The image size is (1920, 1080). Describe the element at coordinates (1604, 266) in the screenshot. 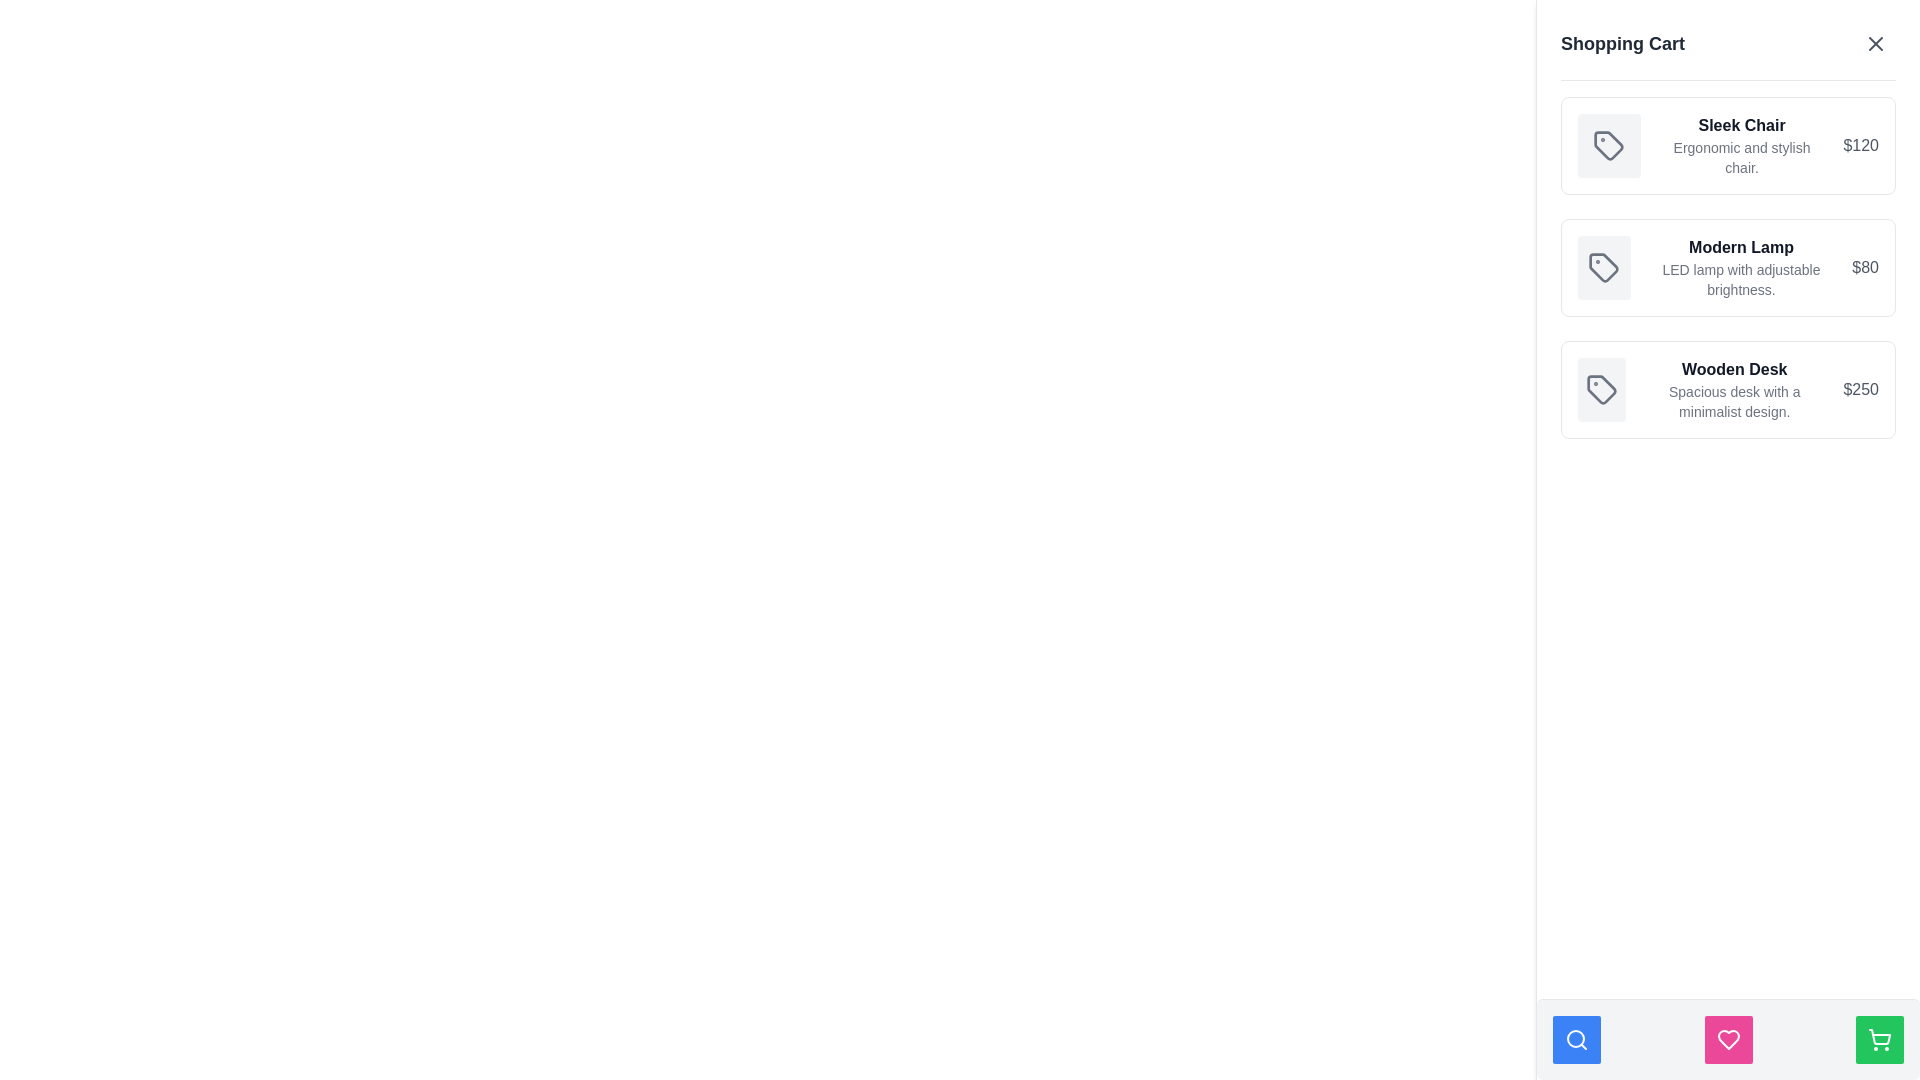

I see `the tag icon that resembles a label with a circular cutout, located in the second row of the shopping cart list next to the 'Modern Lamp' item` at that location.